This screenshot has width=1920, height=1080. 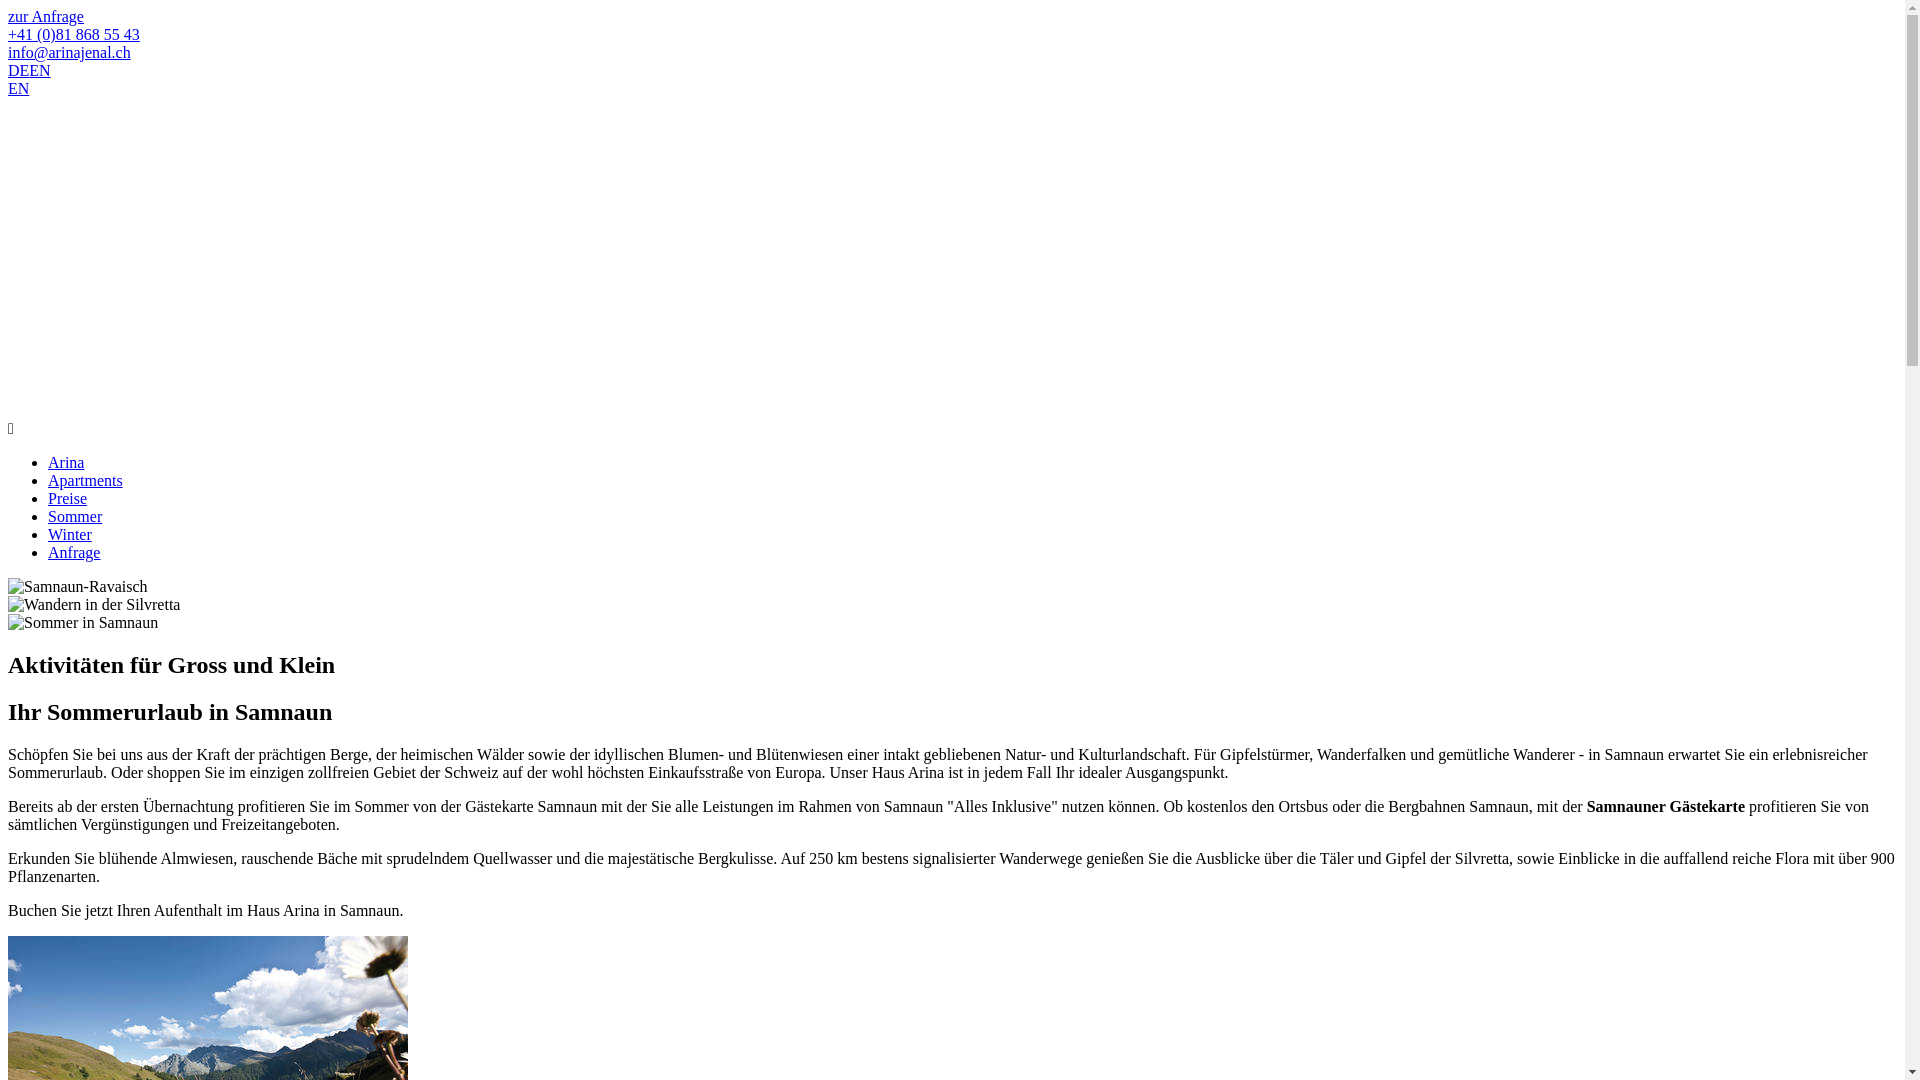 I want to click on ' Samnaun-Ravaisch', so click(x=77, y=585).